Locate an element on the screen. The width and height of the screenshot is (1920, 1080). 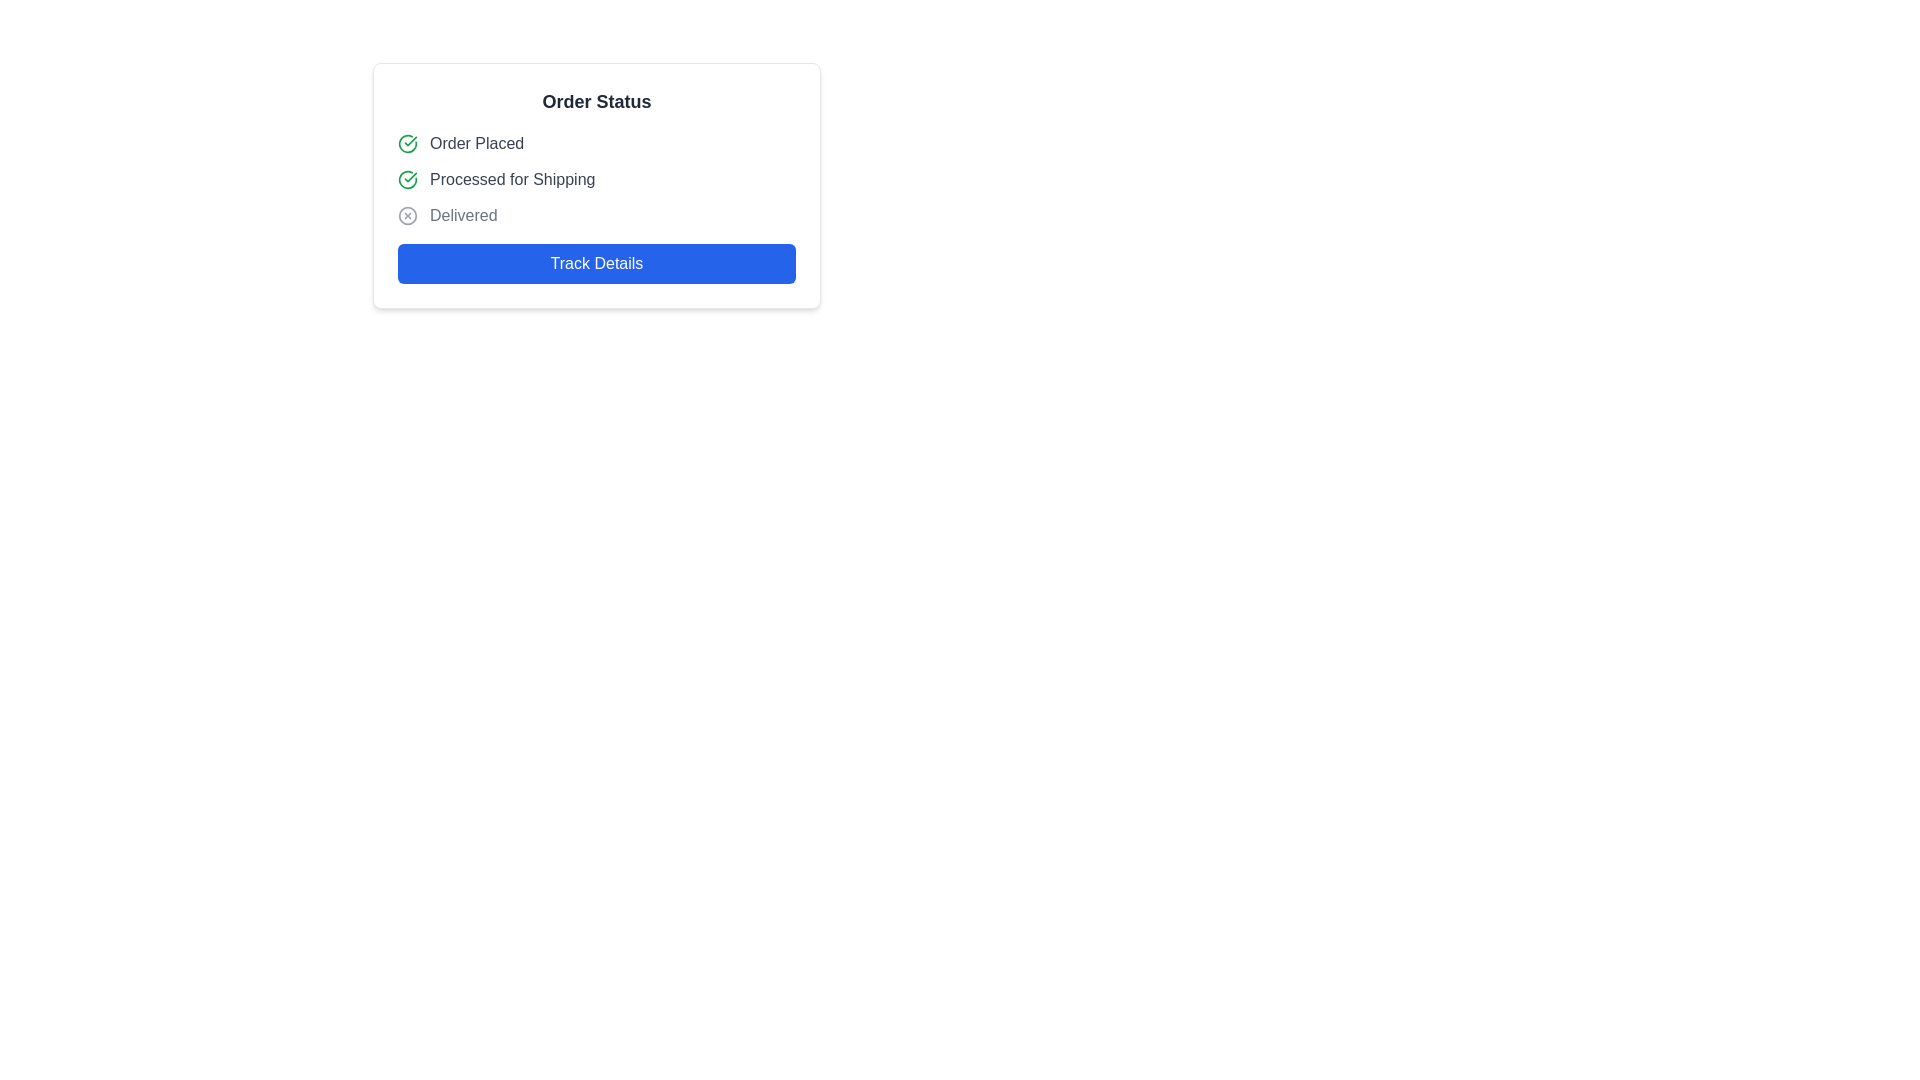
the bold, large-sized text header 'Order Status' located at the top of the white rounded rectangle card containing order status details is located at coordinates (595, 101).